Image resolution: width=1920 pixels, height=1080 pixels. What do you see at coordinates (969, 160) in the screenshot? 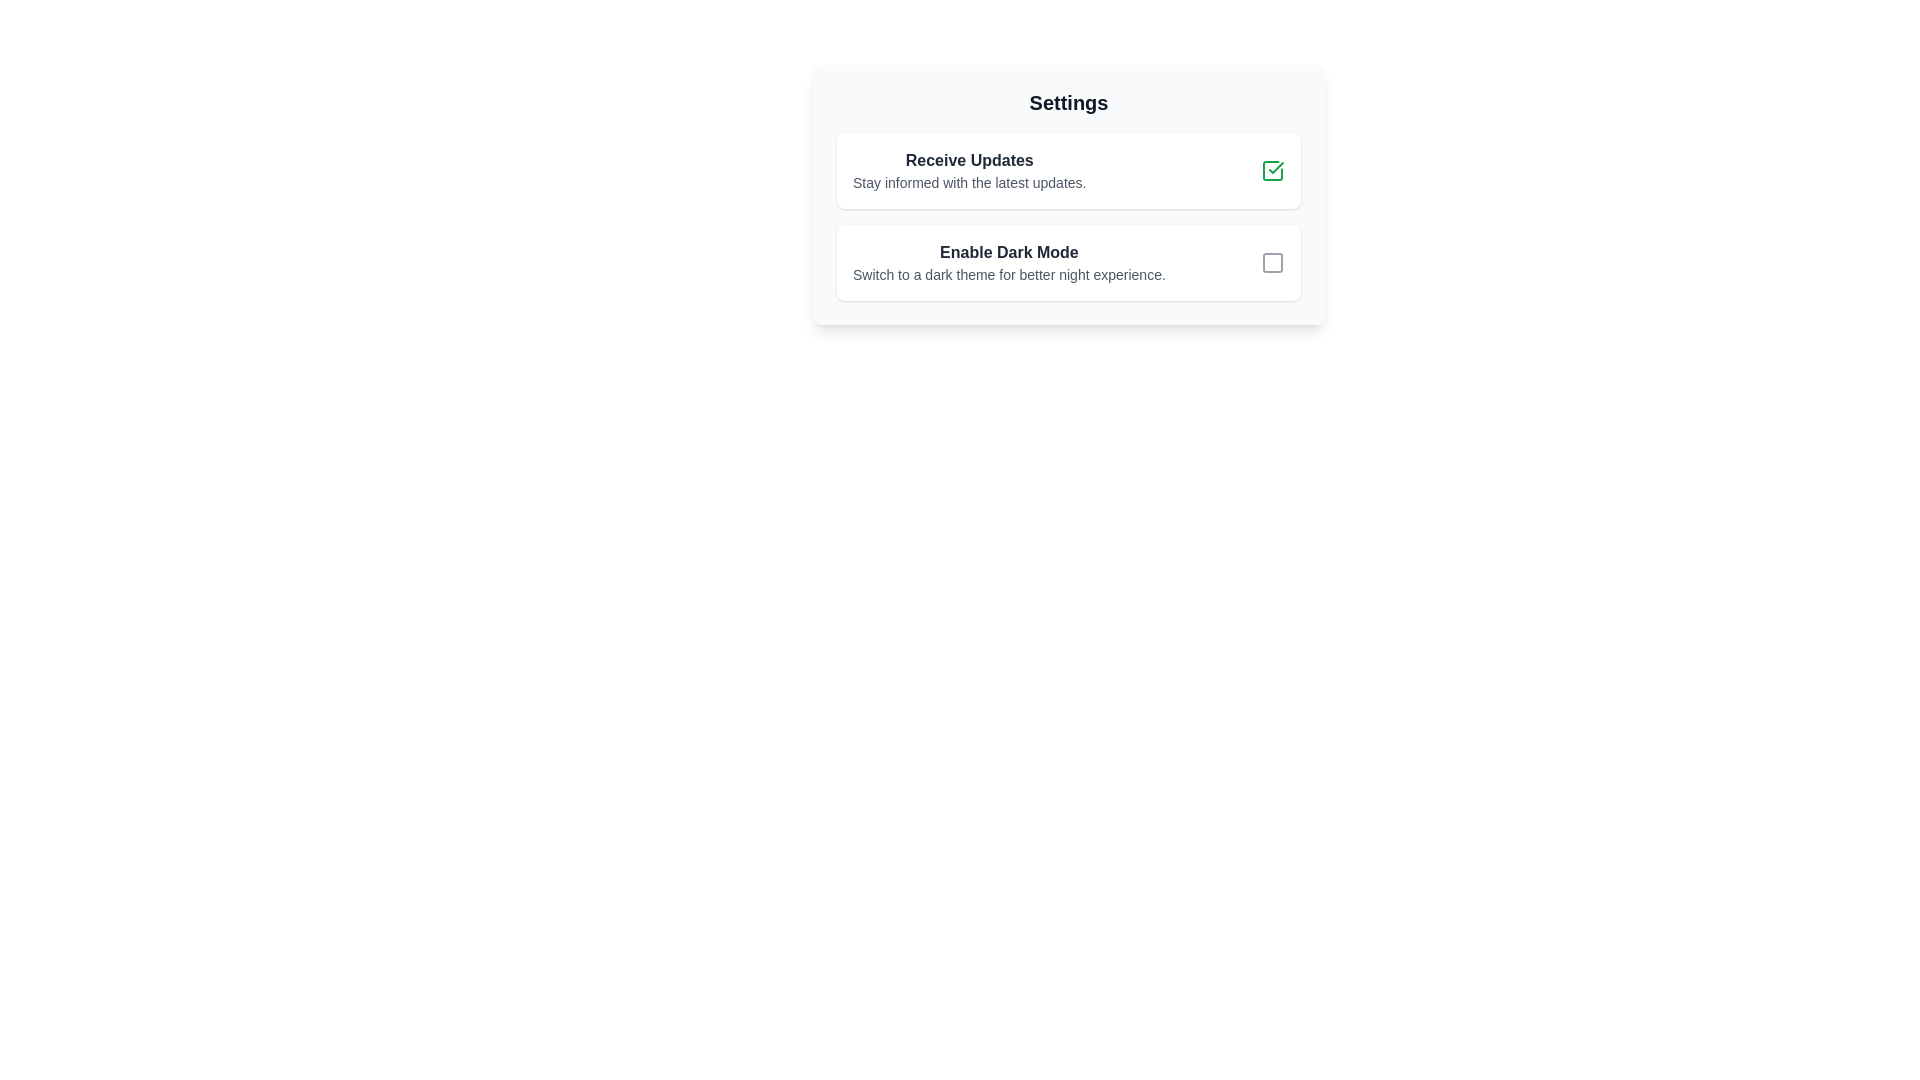
I see `the text label reading 'Receive Updates' styled in bold and dark color, which is located below the heading 'Settings' and above the text 'Stay informed with the latest updates'` at bounding box center [969, 160].